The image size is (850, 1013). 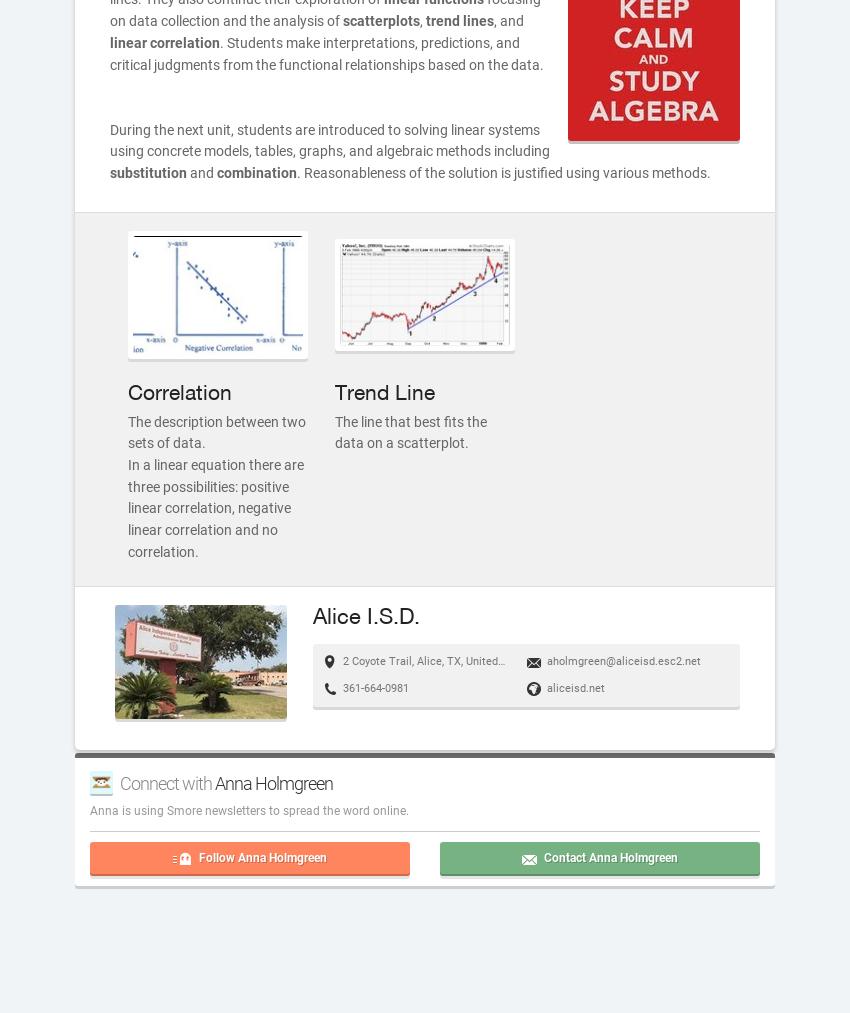 I want to click on ',', so click(x=422, y=19).